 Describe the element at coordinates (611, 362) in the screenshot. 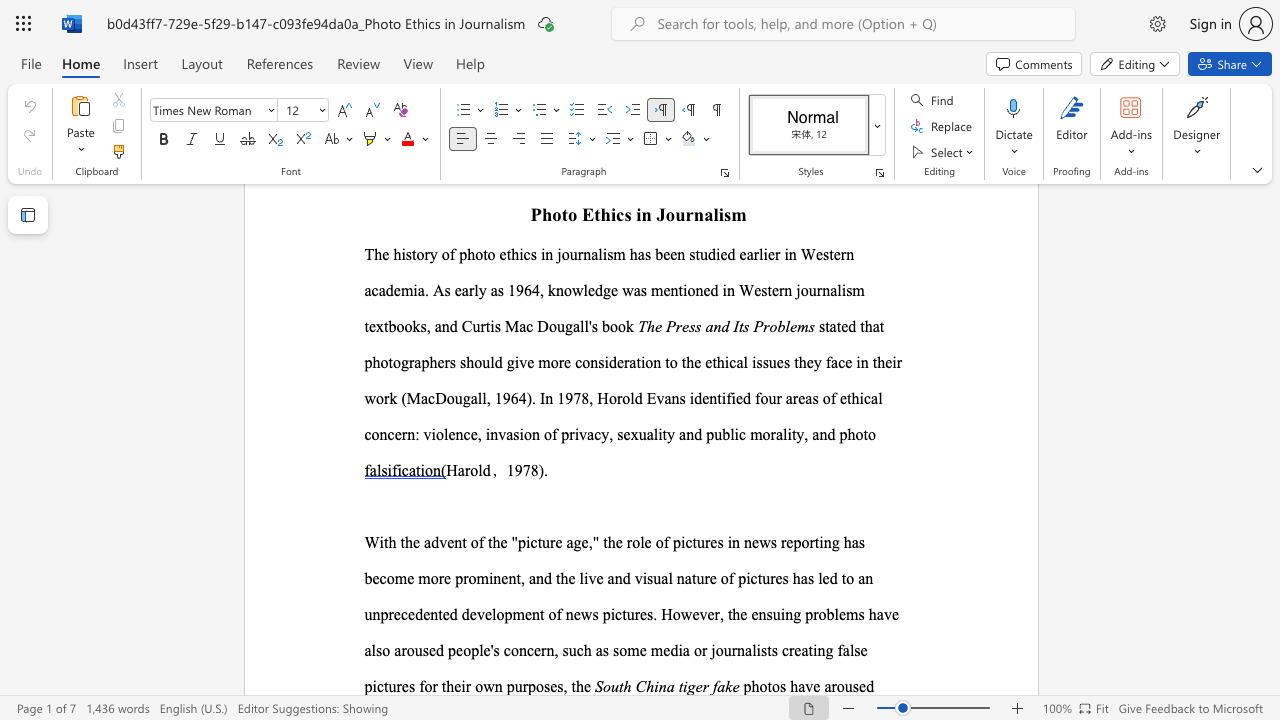

I see `the 2th character "d" in the text` at that location.